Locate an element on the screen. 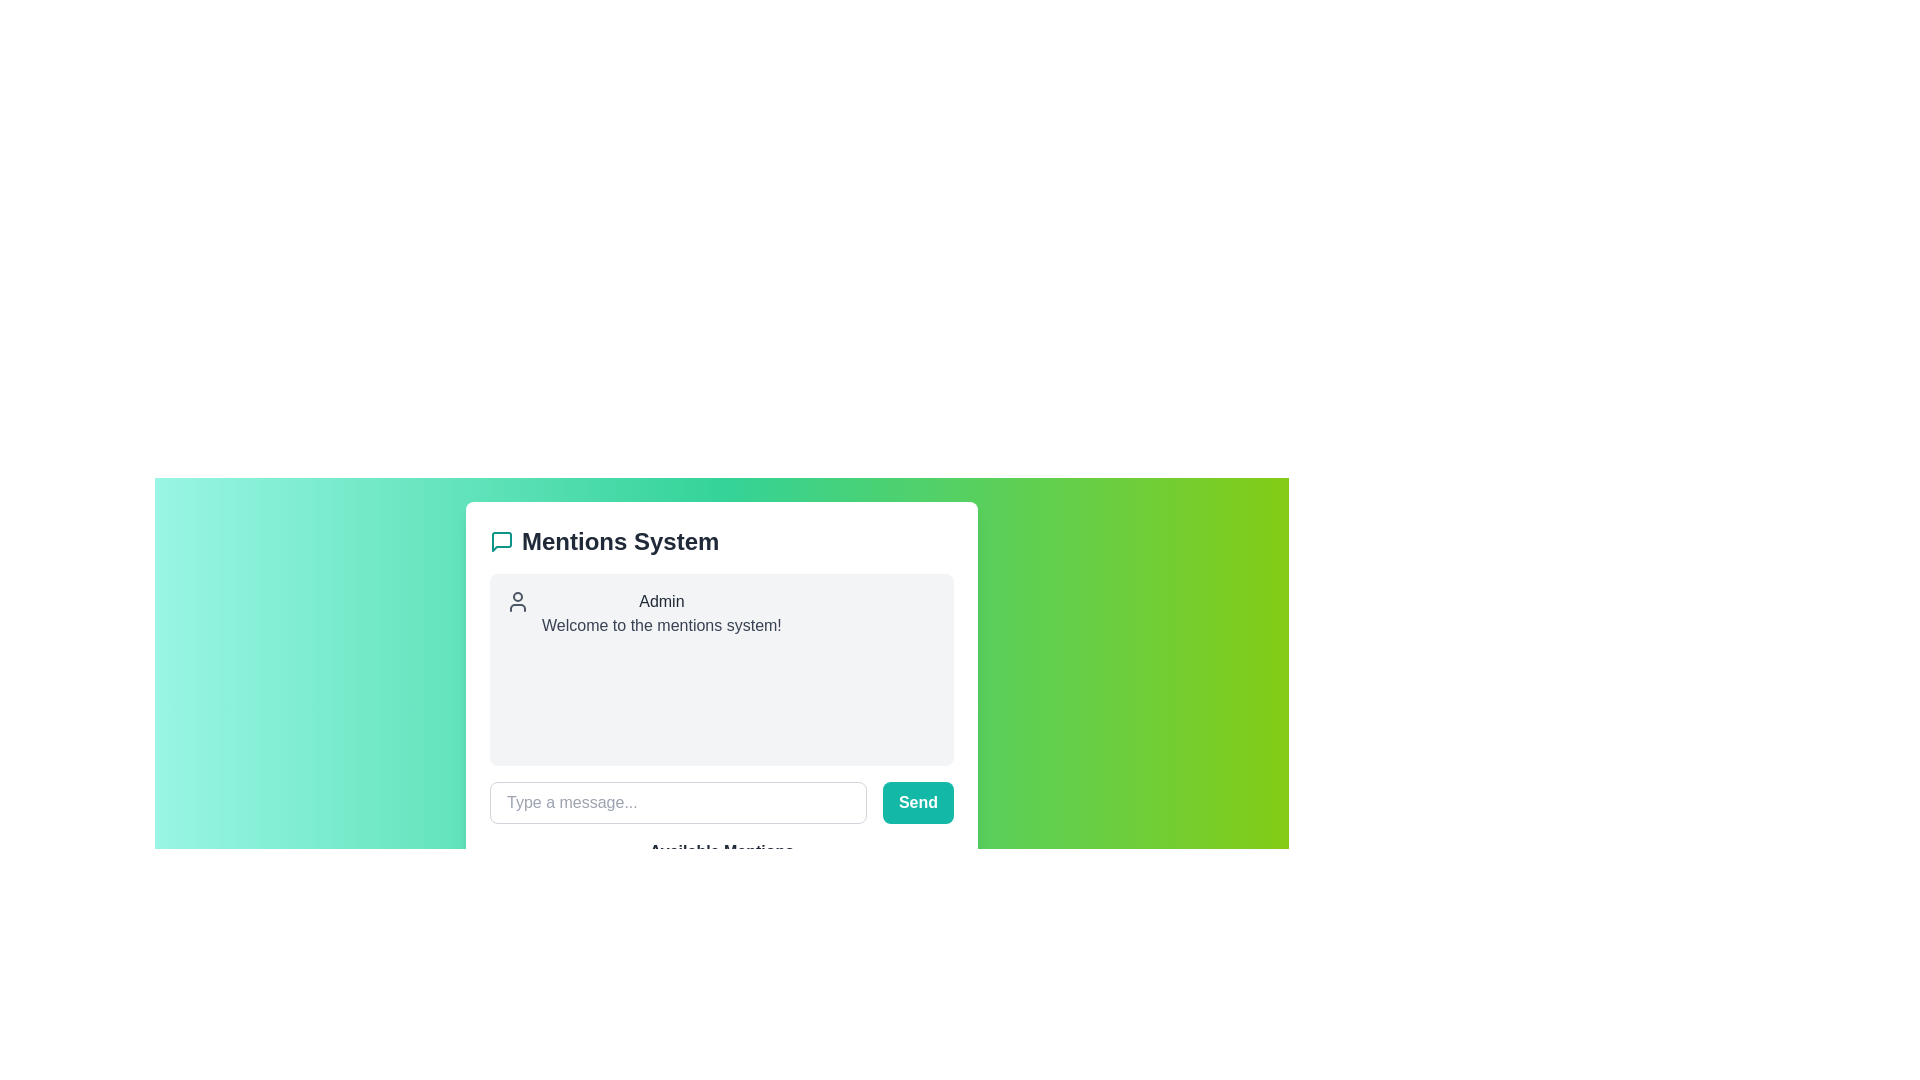 The width and height of the screenshot is (1920, 1080). the welcoming message text label displayed below the 'Admin' text in the mentions system interface is located at coordinates (661, 624).